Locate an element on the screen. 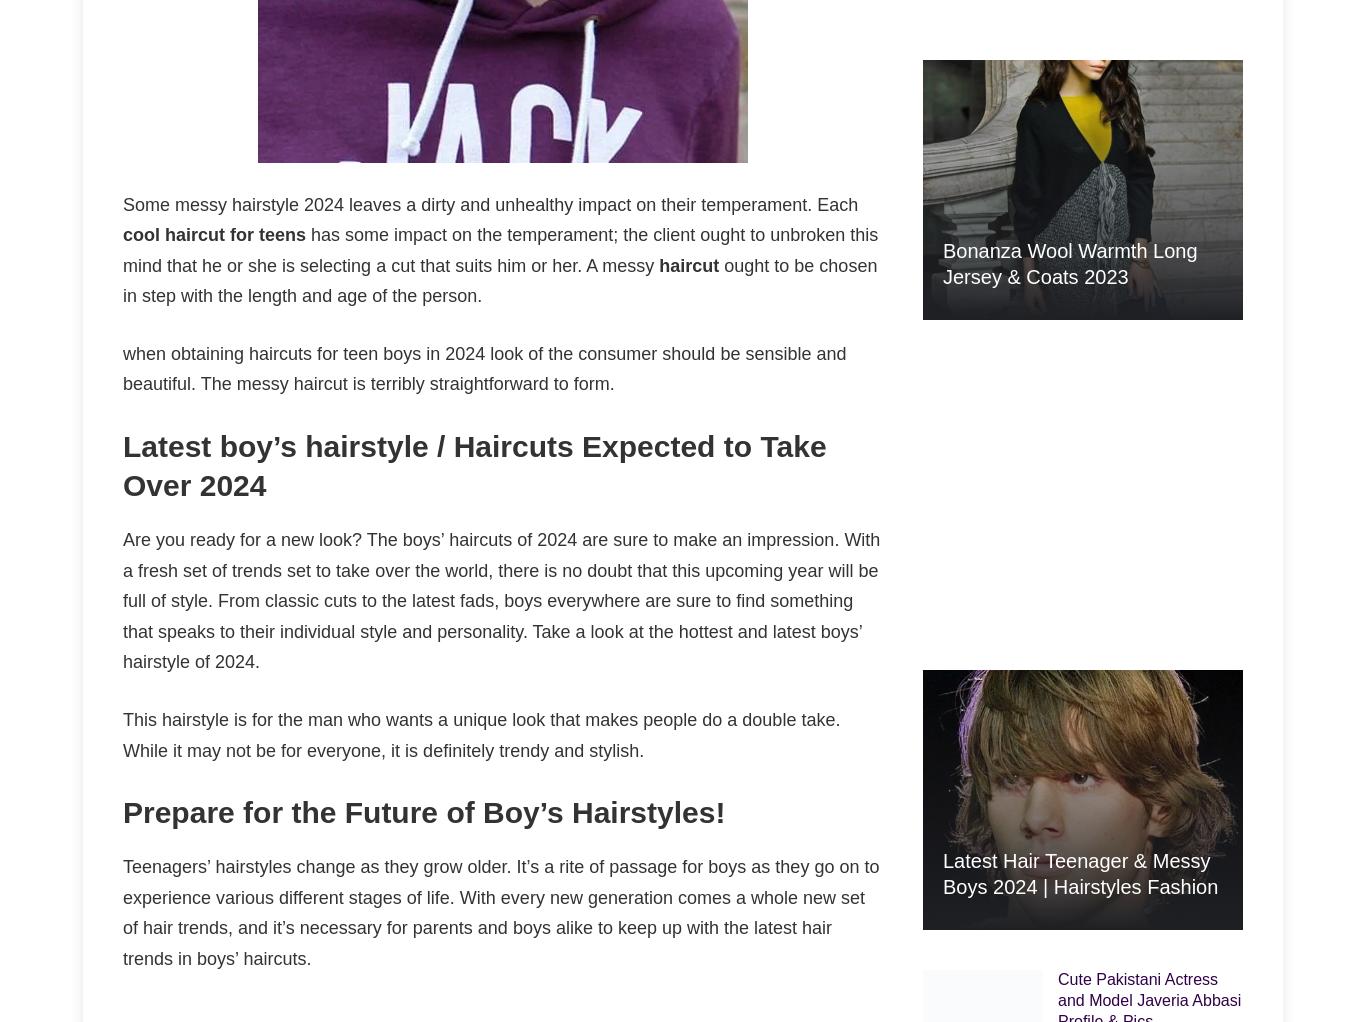 This screenshot has height=1022, width=1366. 'when obtaining haircuts for teen boys in 2024 look of the consumer should be sensible and beautiful. The messy haircut is terribly straightforward to form.' is located at coordinates (484, 367).